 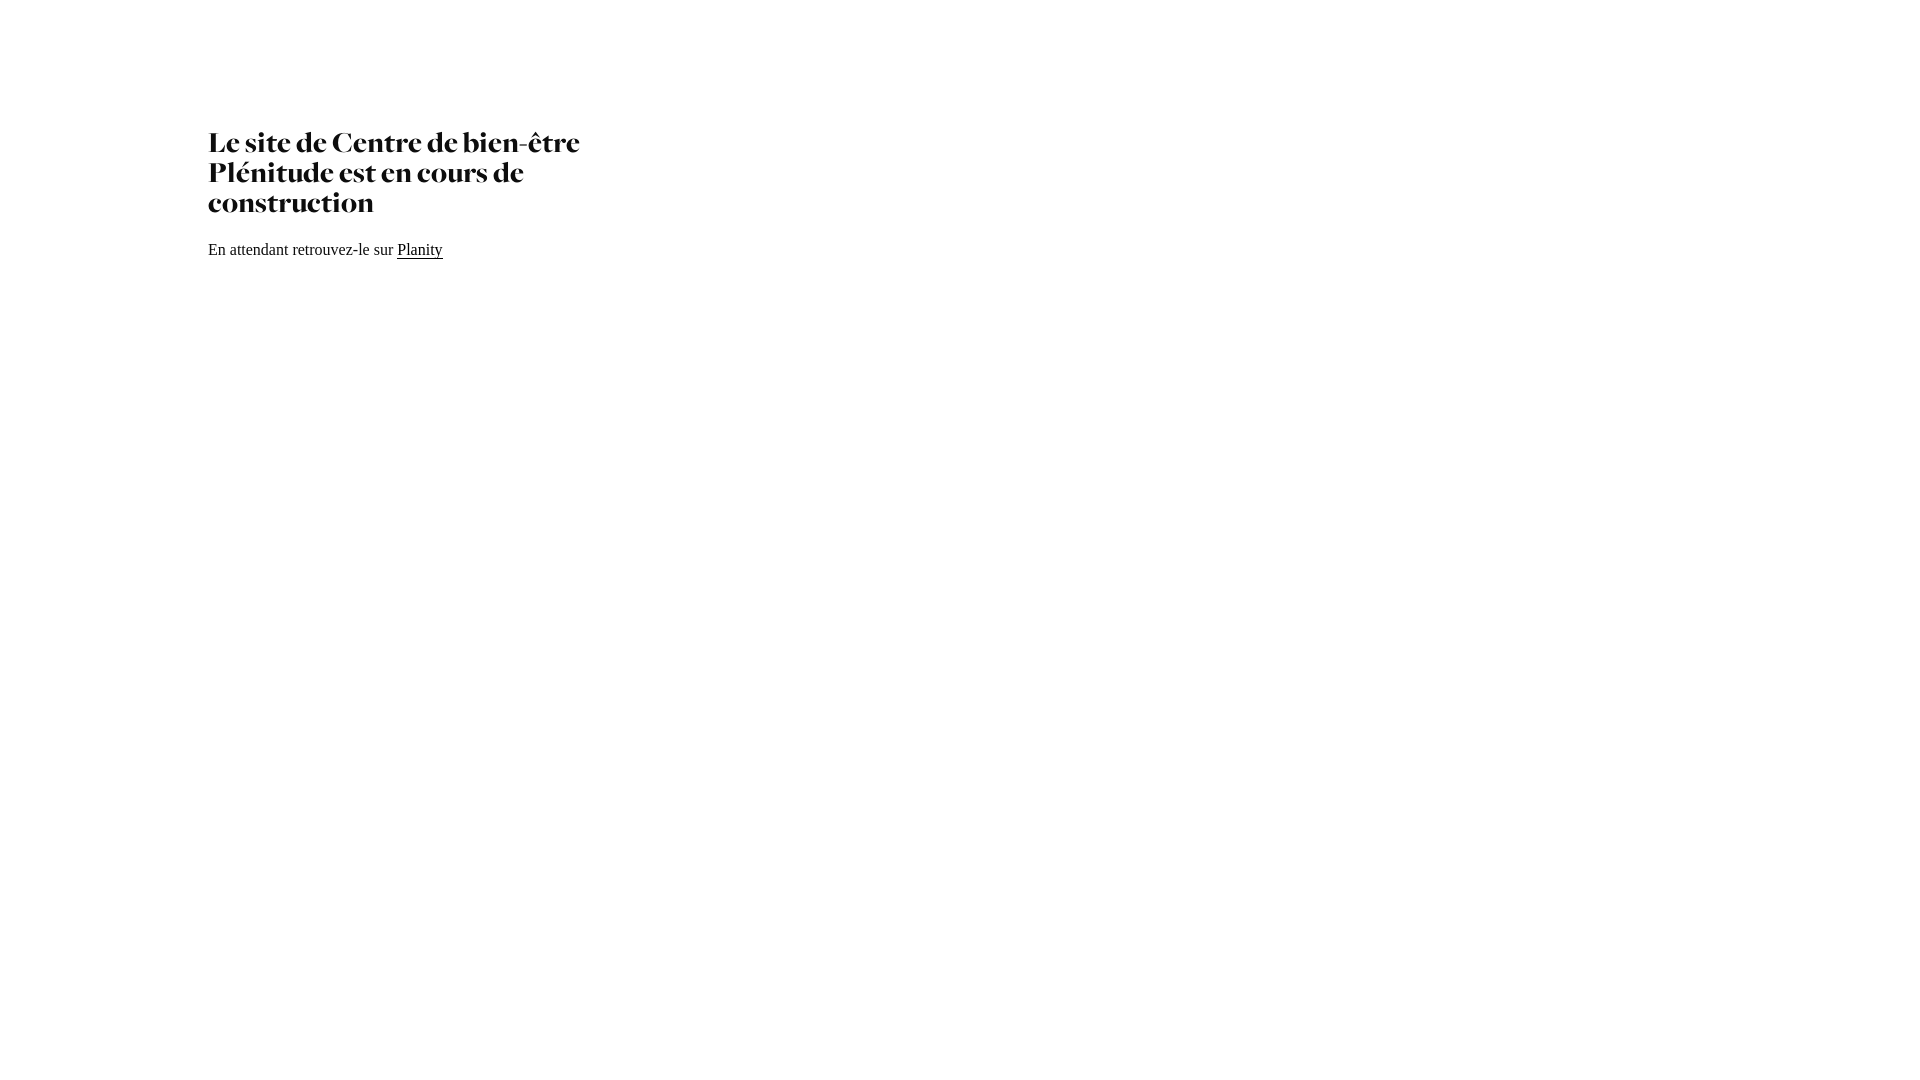 What do you see at coordinates (418, 249) in the screenshot?
I see `'Planity'` at bounding box center [418, 249].